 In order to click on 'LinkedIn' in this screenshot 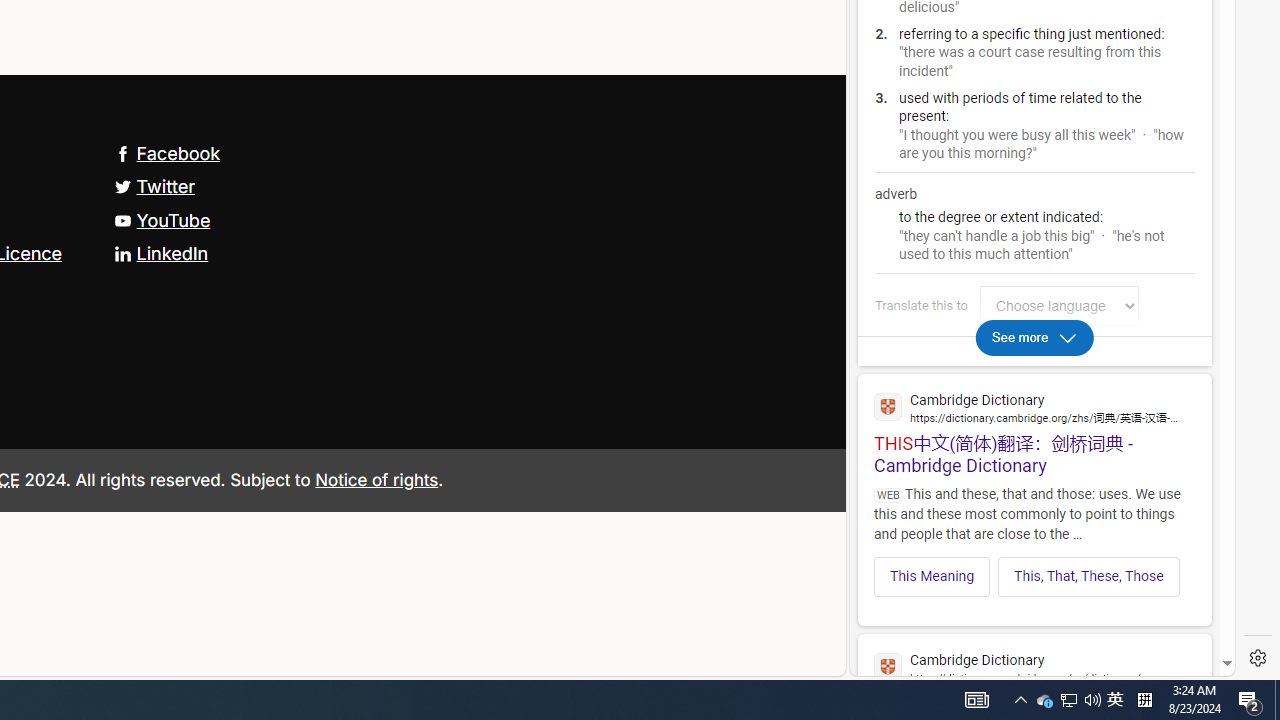, I will do `click(161, 252)`.